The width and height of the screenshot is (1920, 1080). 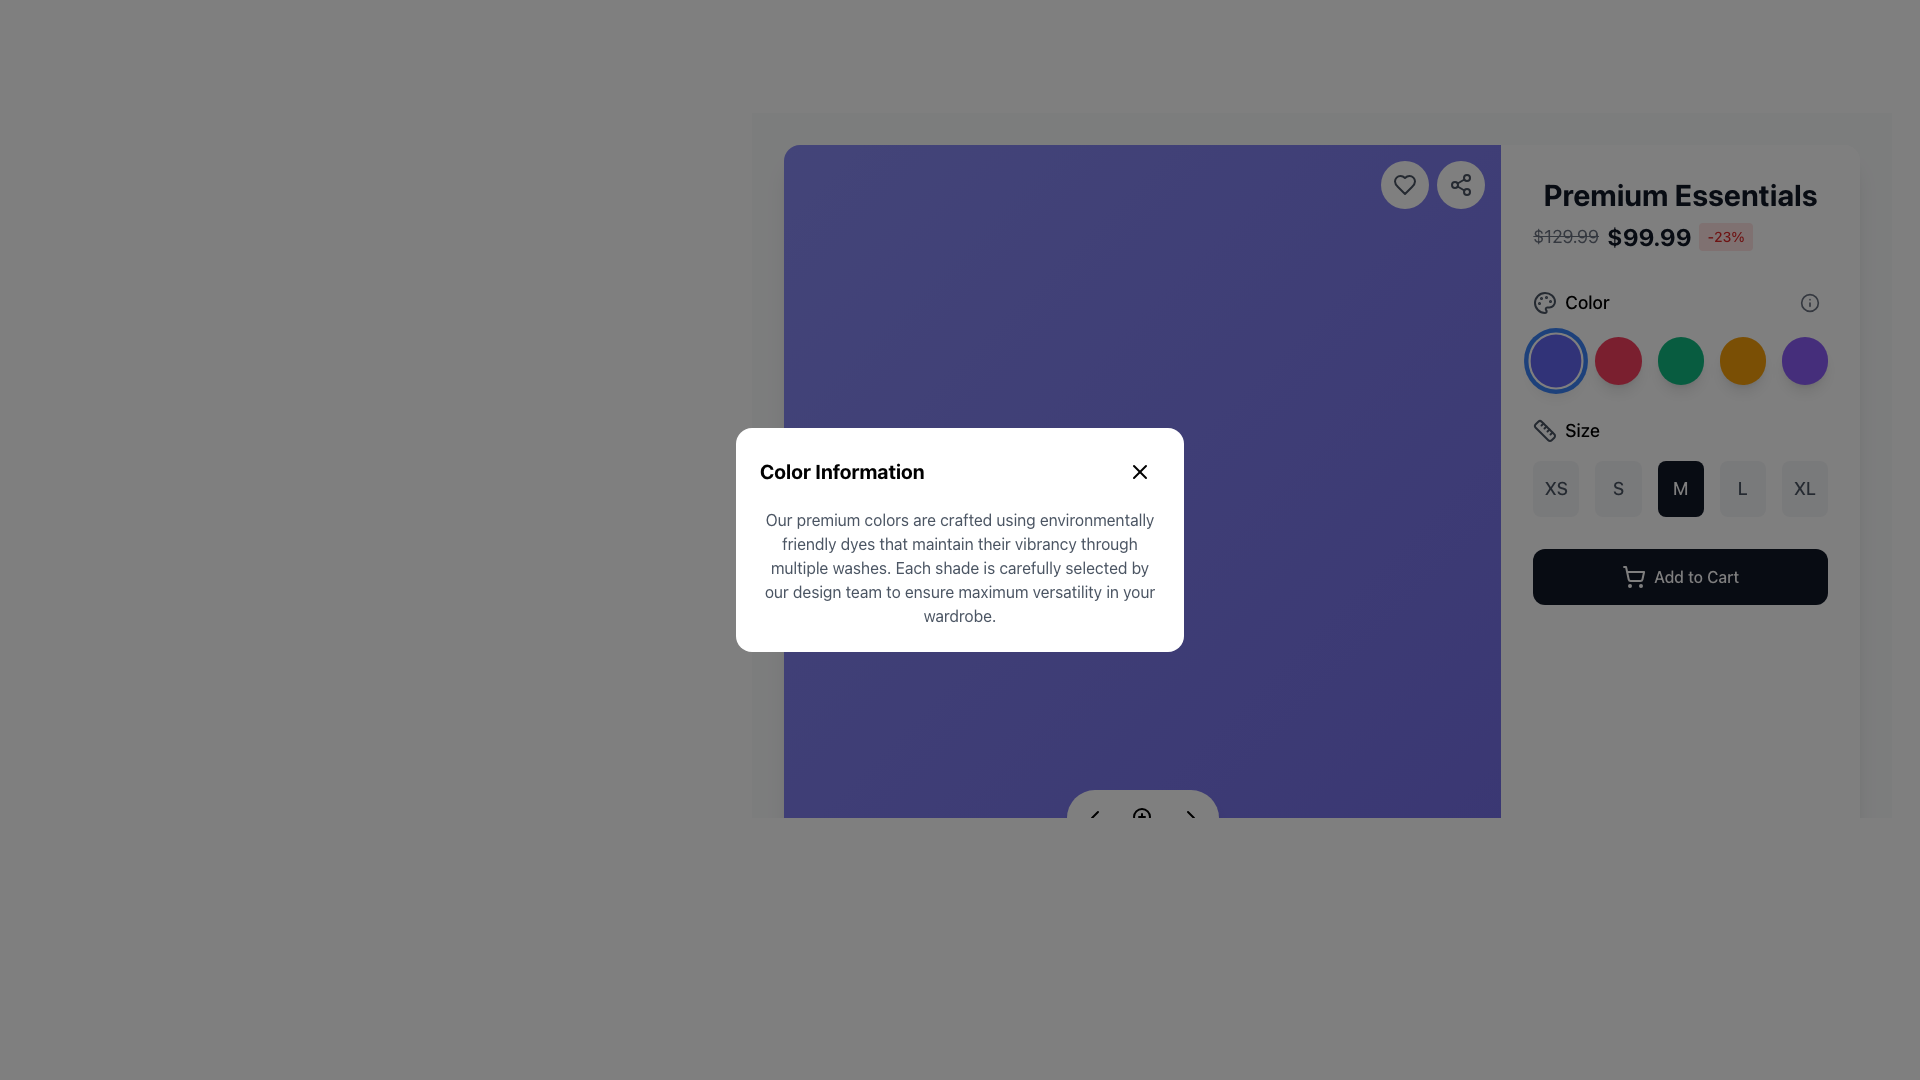 What do you see at coordinates (1586, 303) in the screenshot?
I see `'Color' text label which indicates the context for color selection options, positioned to the right of a palette icon` at bounding box center [1586, 303].